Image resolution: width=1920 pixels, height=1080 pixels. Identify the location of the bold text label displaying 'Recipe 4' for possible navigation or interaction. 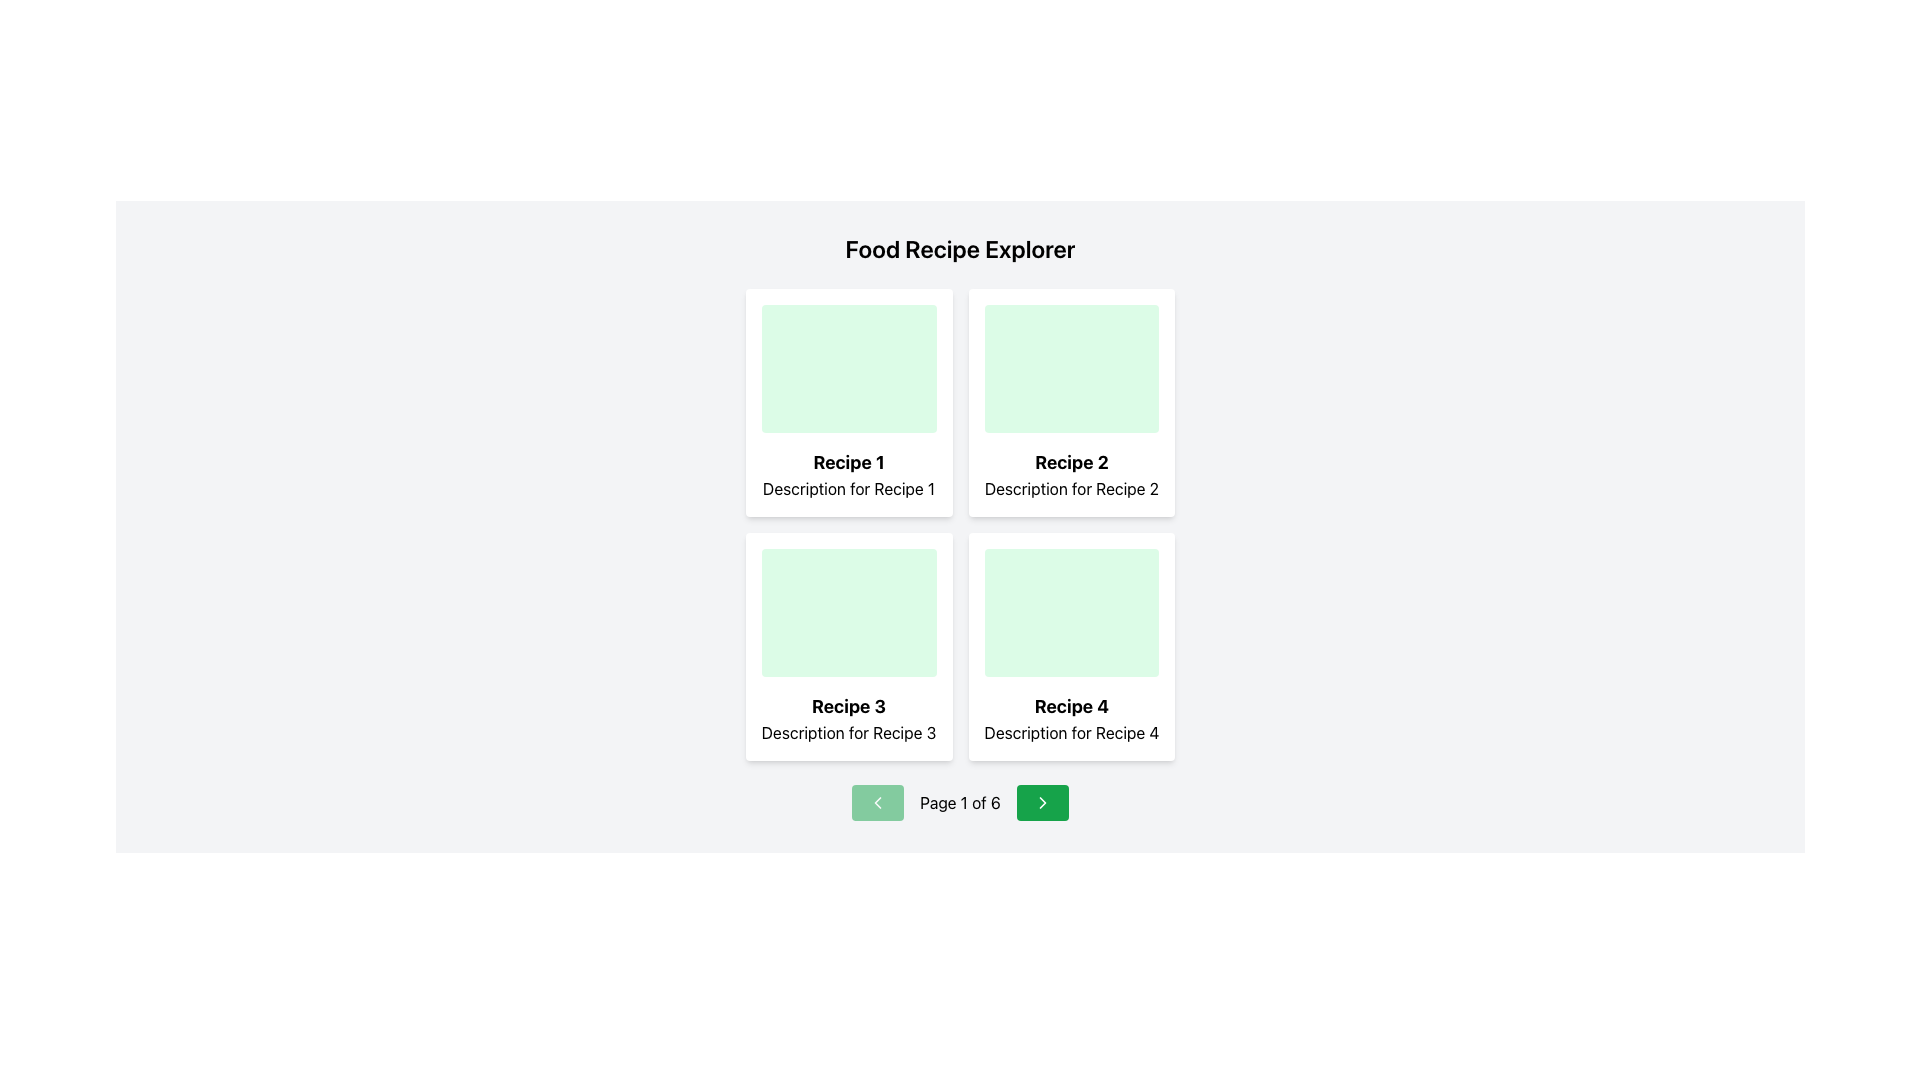
(1070, 705).